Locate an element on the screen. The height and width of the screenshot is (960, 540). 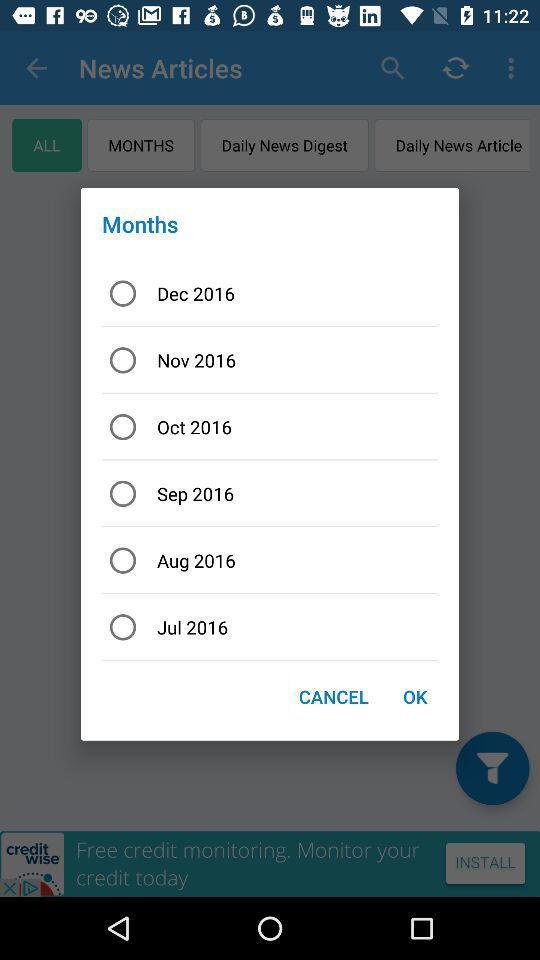
item above the oct 2016 icon is located at coordinates (270, 360).